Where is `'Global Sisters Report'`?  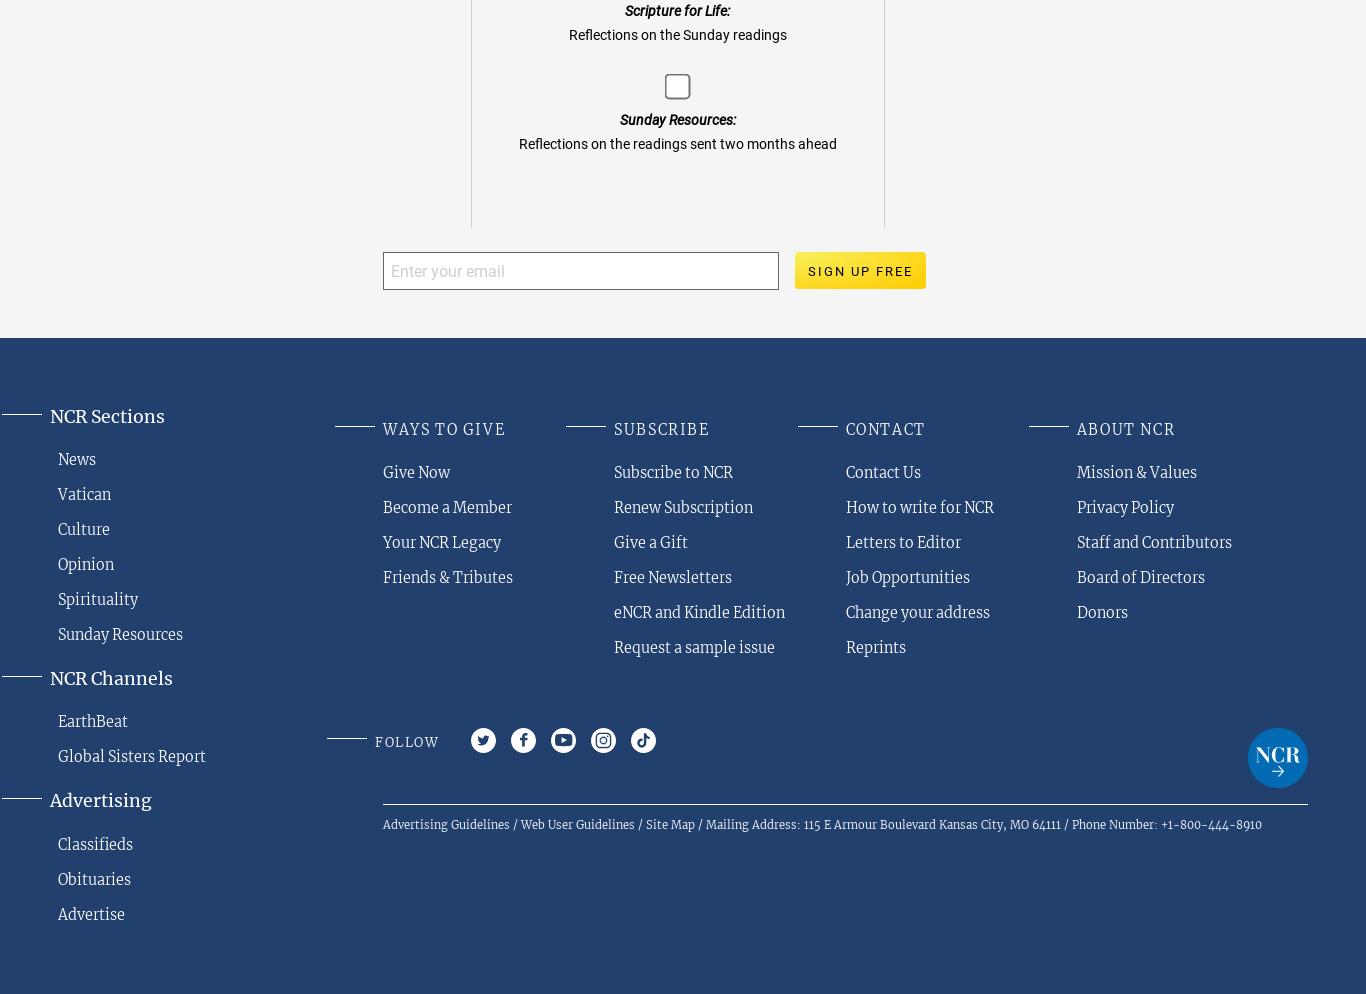 'Global Sisters Report' is located at coordinates (130, 756).